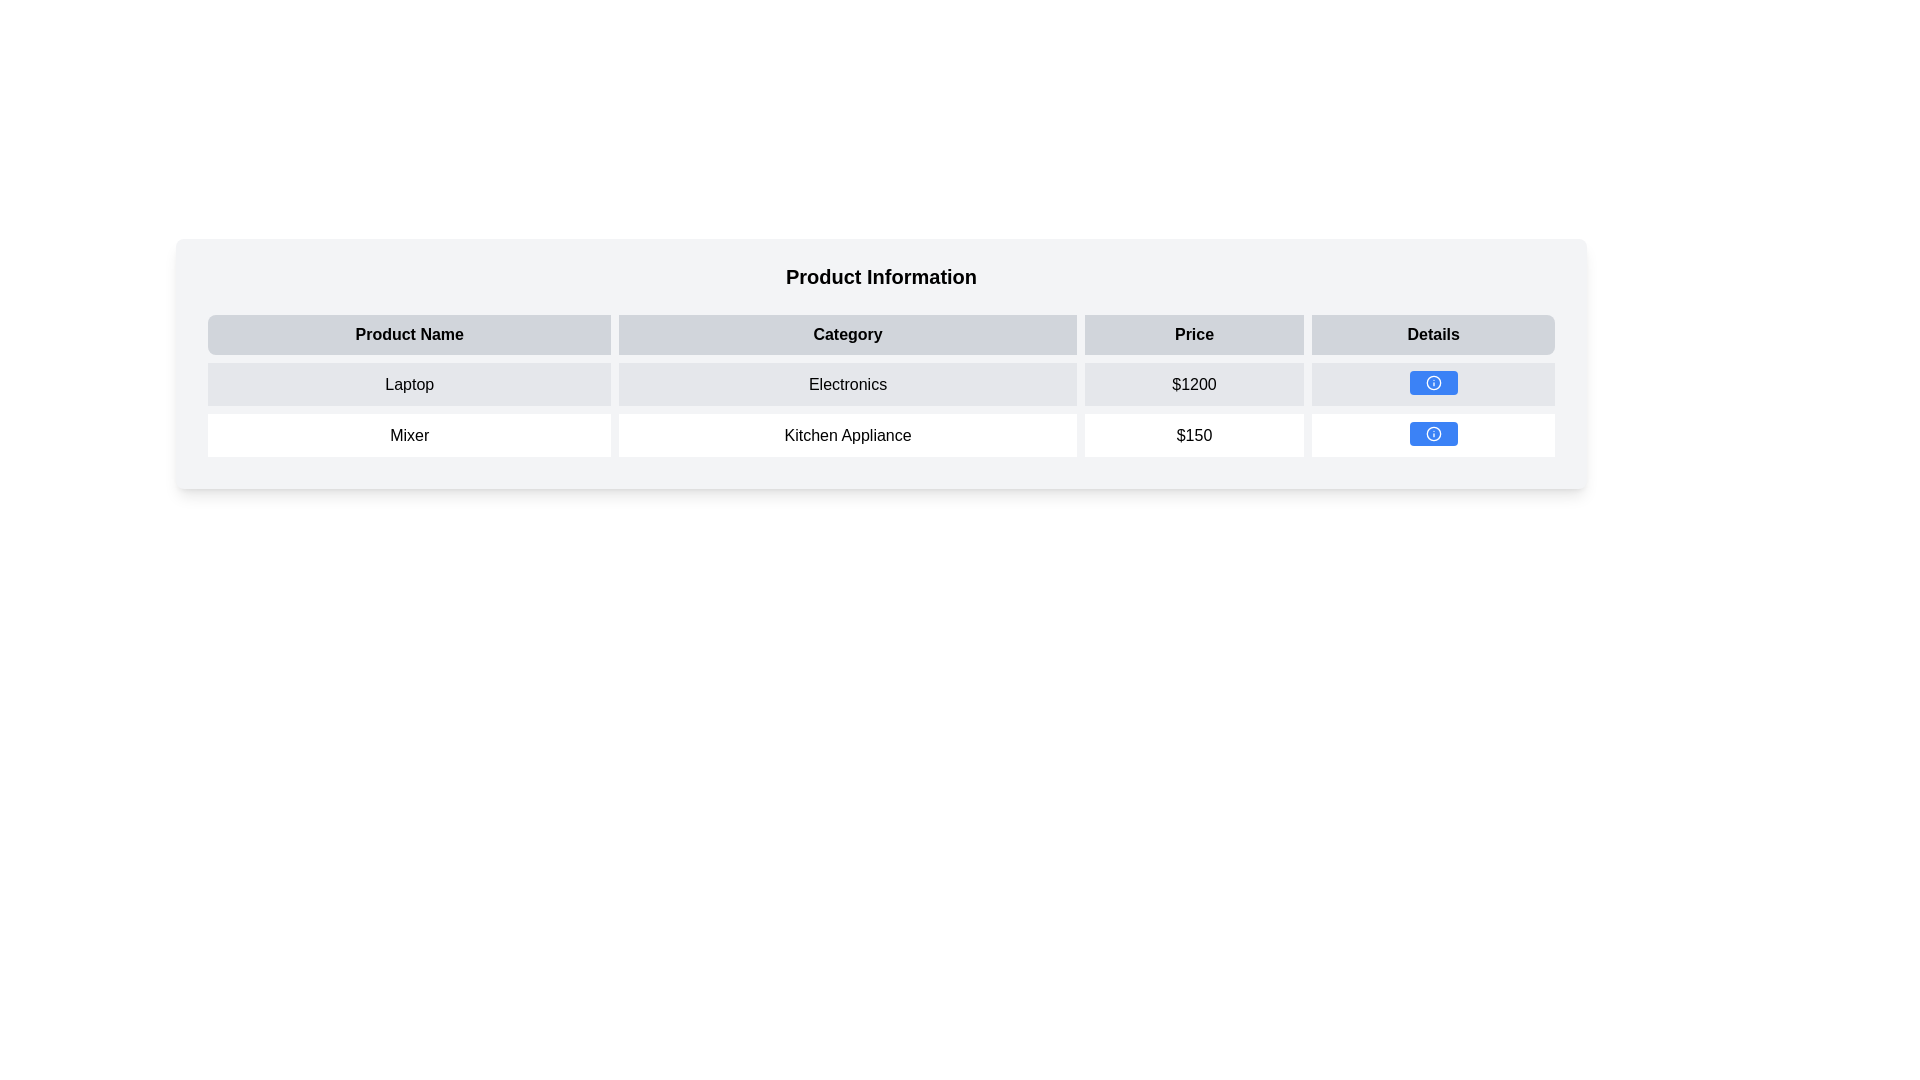 Image resolution: width=1920 pixels, height=1080 pixels. I want to click on the first row in the product information table that contains 'Laptop', 'Electronics', and '$1200', so click(880, 384).